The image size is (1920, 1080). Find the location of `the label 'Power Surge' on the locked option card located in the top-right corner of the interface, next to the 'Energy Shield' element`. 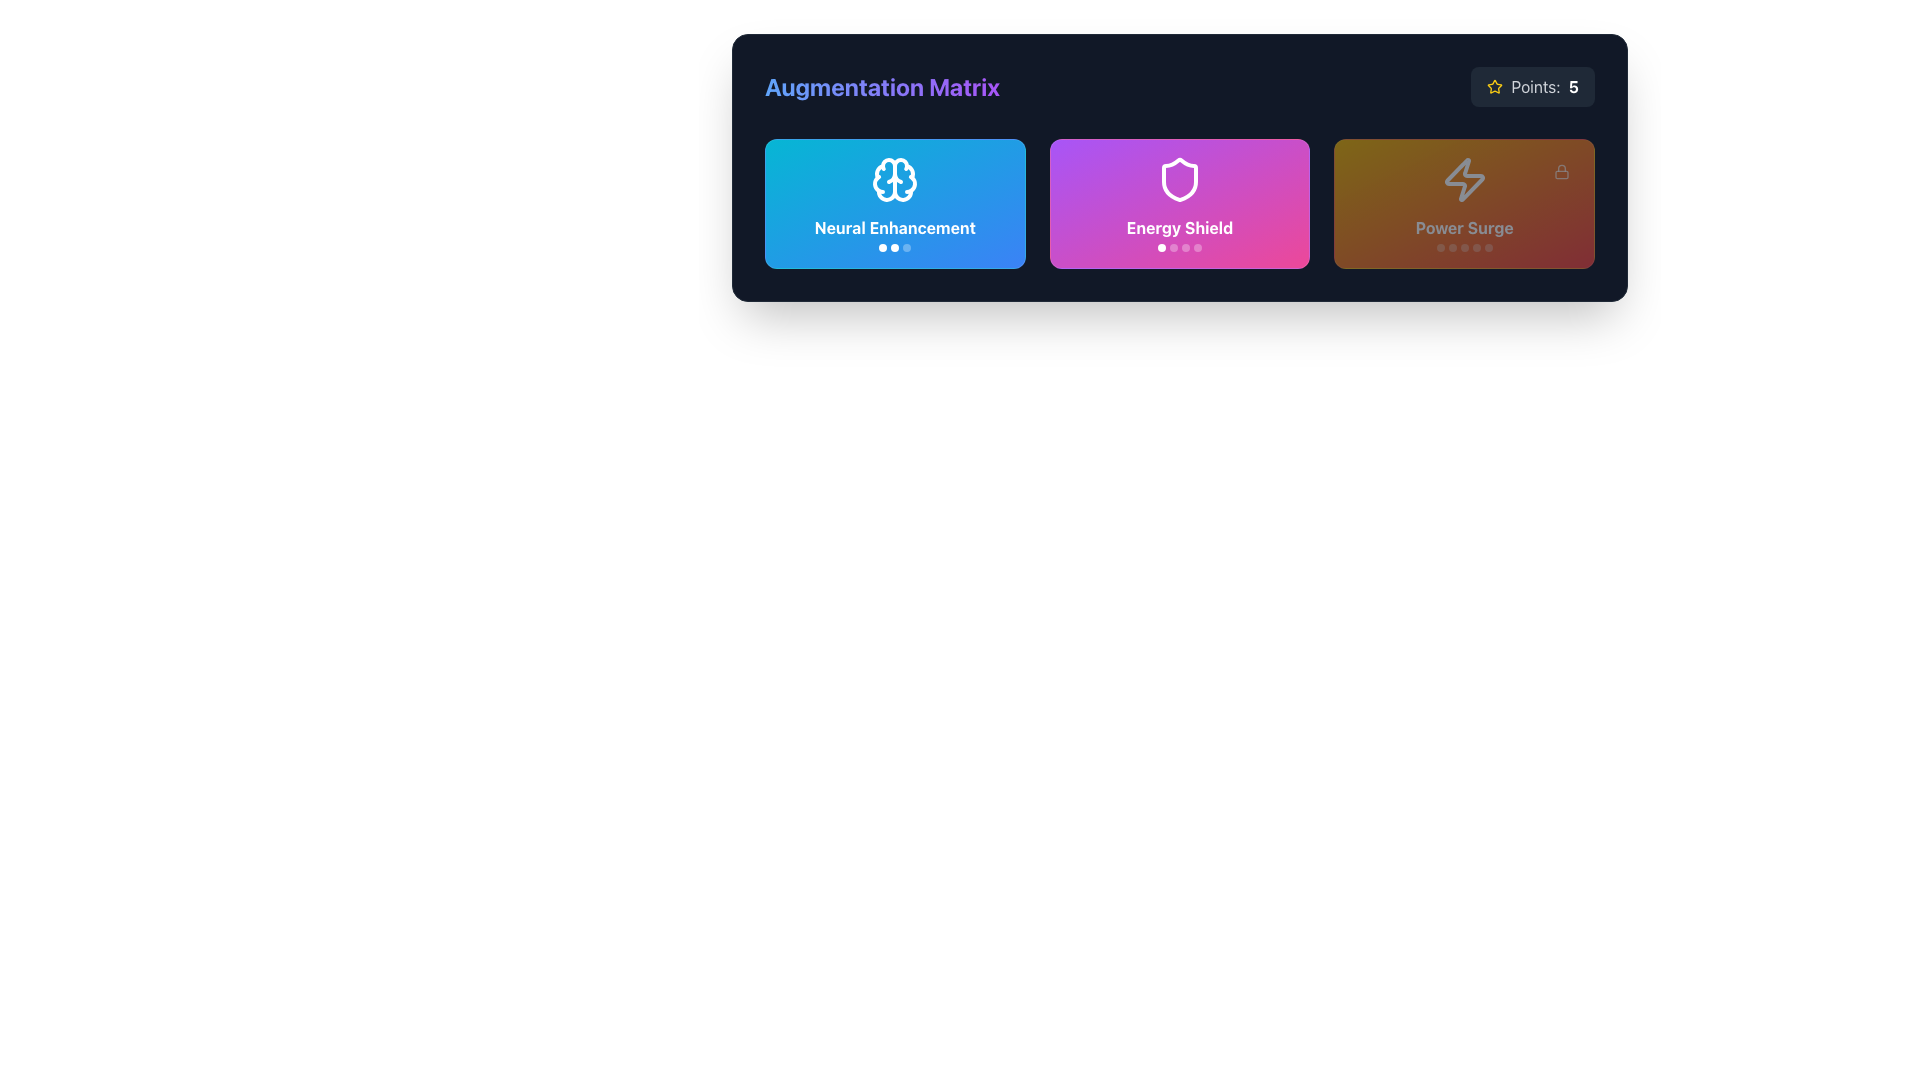

the label 'Power Surge' on the locked option card located in the top-right corner of the interface, next to the 'Energy Shield' element is located at coordinates (1464, 204).